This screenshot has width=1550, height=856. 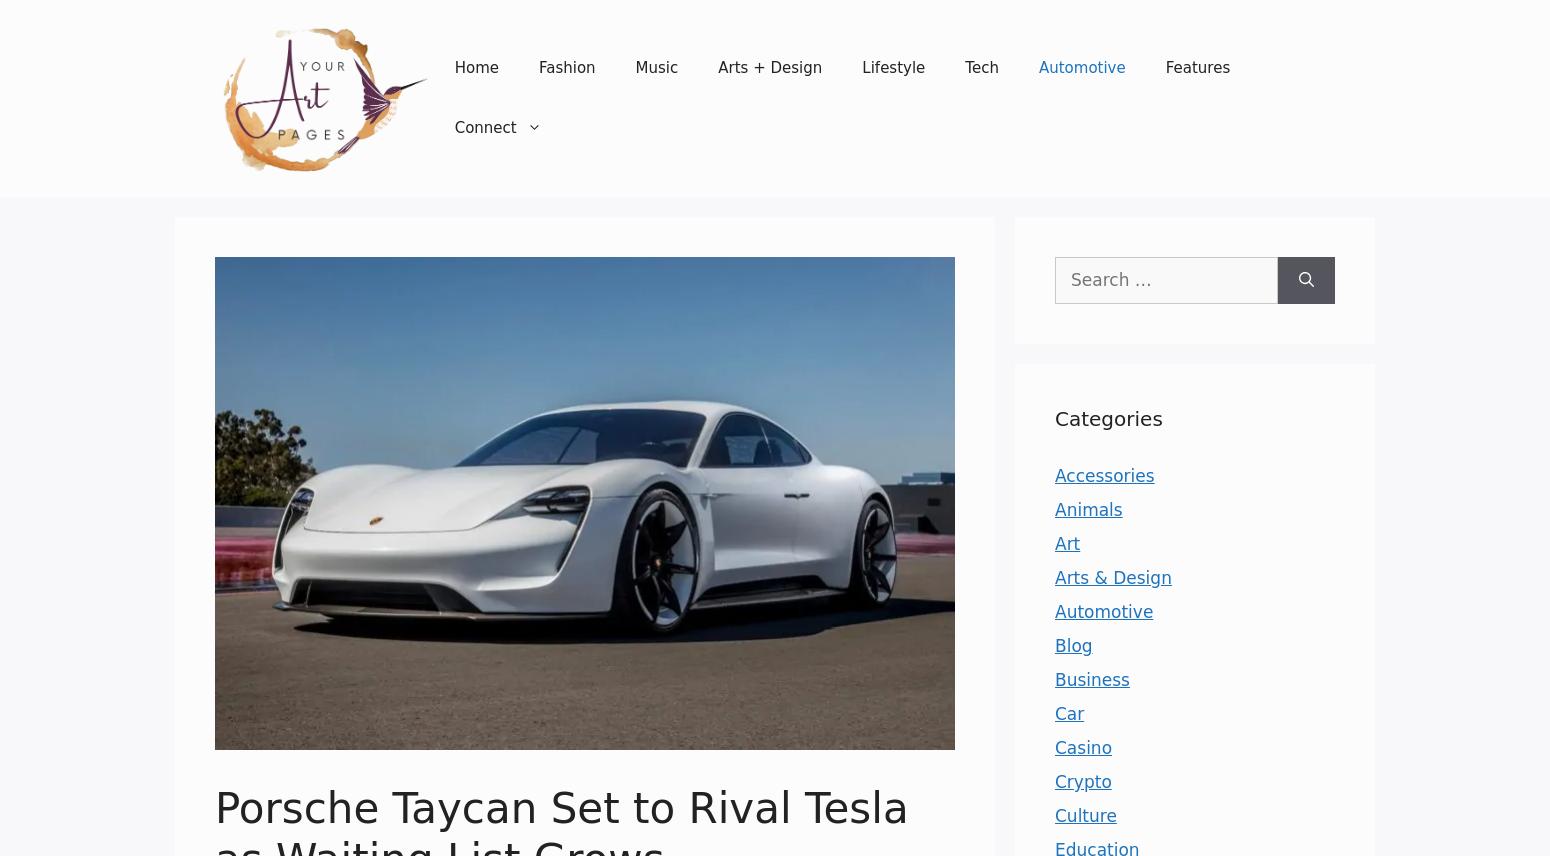 What do you see at coordinates (770, 66) in the screenshot?
I see `'Arts + Design'` at bounding box center [770, 66].